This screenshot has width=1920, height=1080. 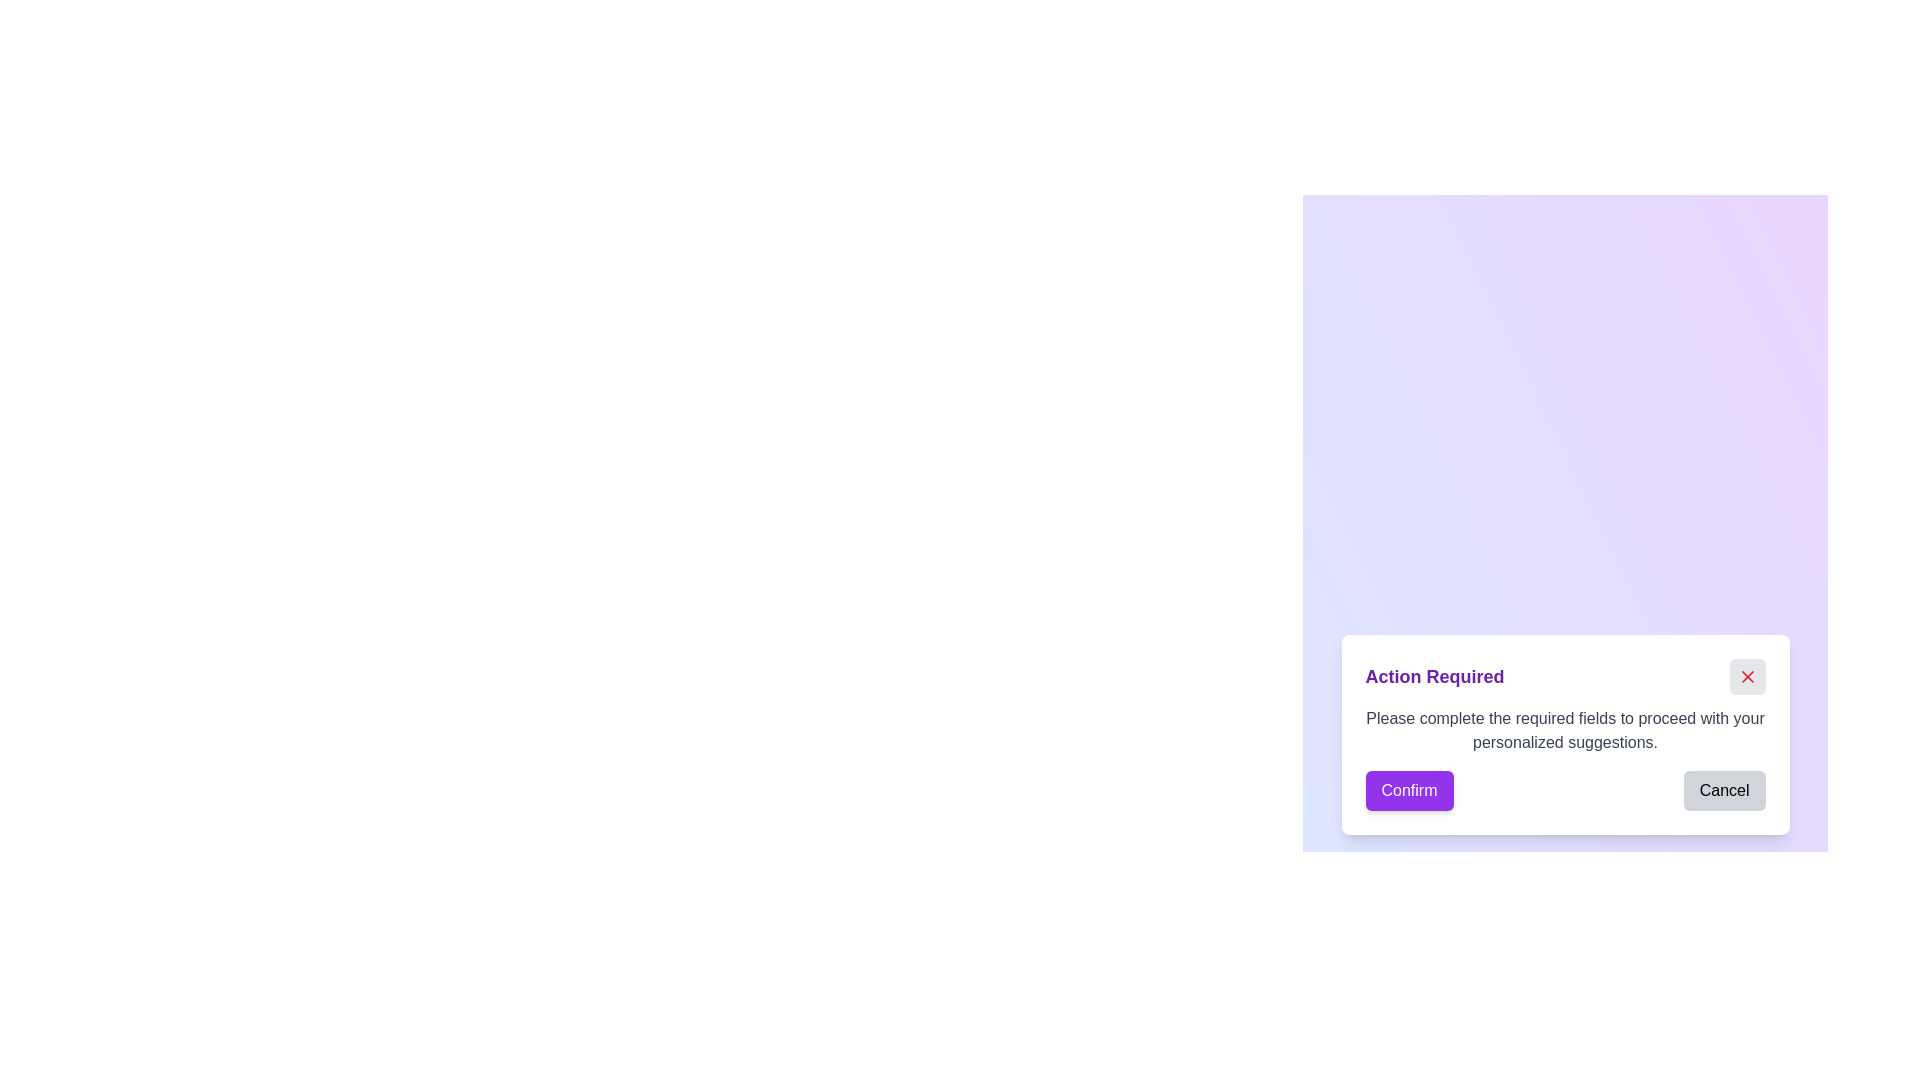 I want to click on the square button with rounded corners and a red 'X' icon located at the top-right corner of the dialog, so click(x=1746, y=676).